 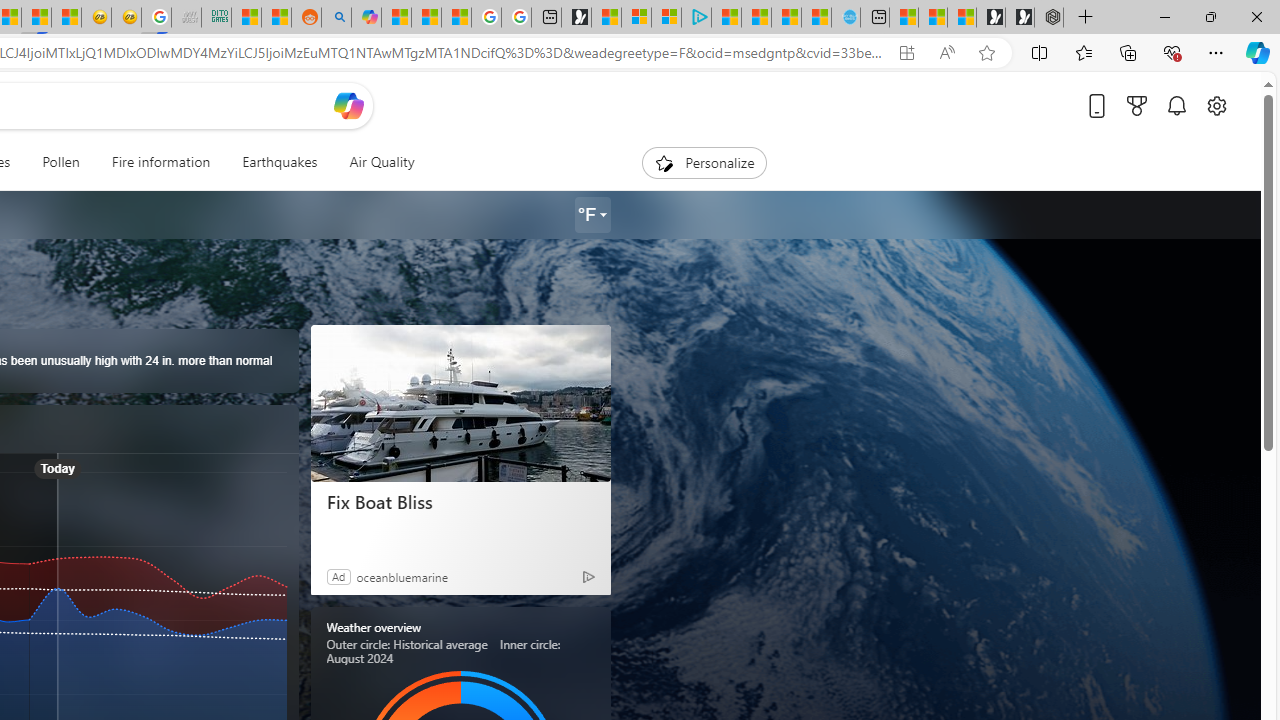 What do you see at coordinates (278, 162) in the screenshot?
I see `'Earthquakes'` at bounding box center [278, 162].